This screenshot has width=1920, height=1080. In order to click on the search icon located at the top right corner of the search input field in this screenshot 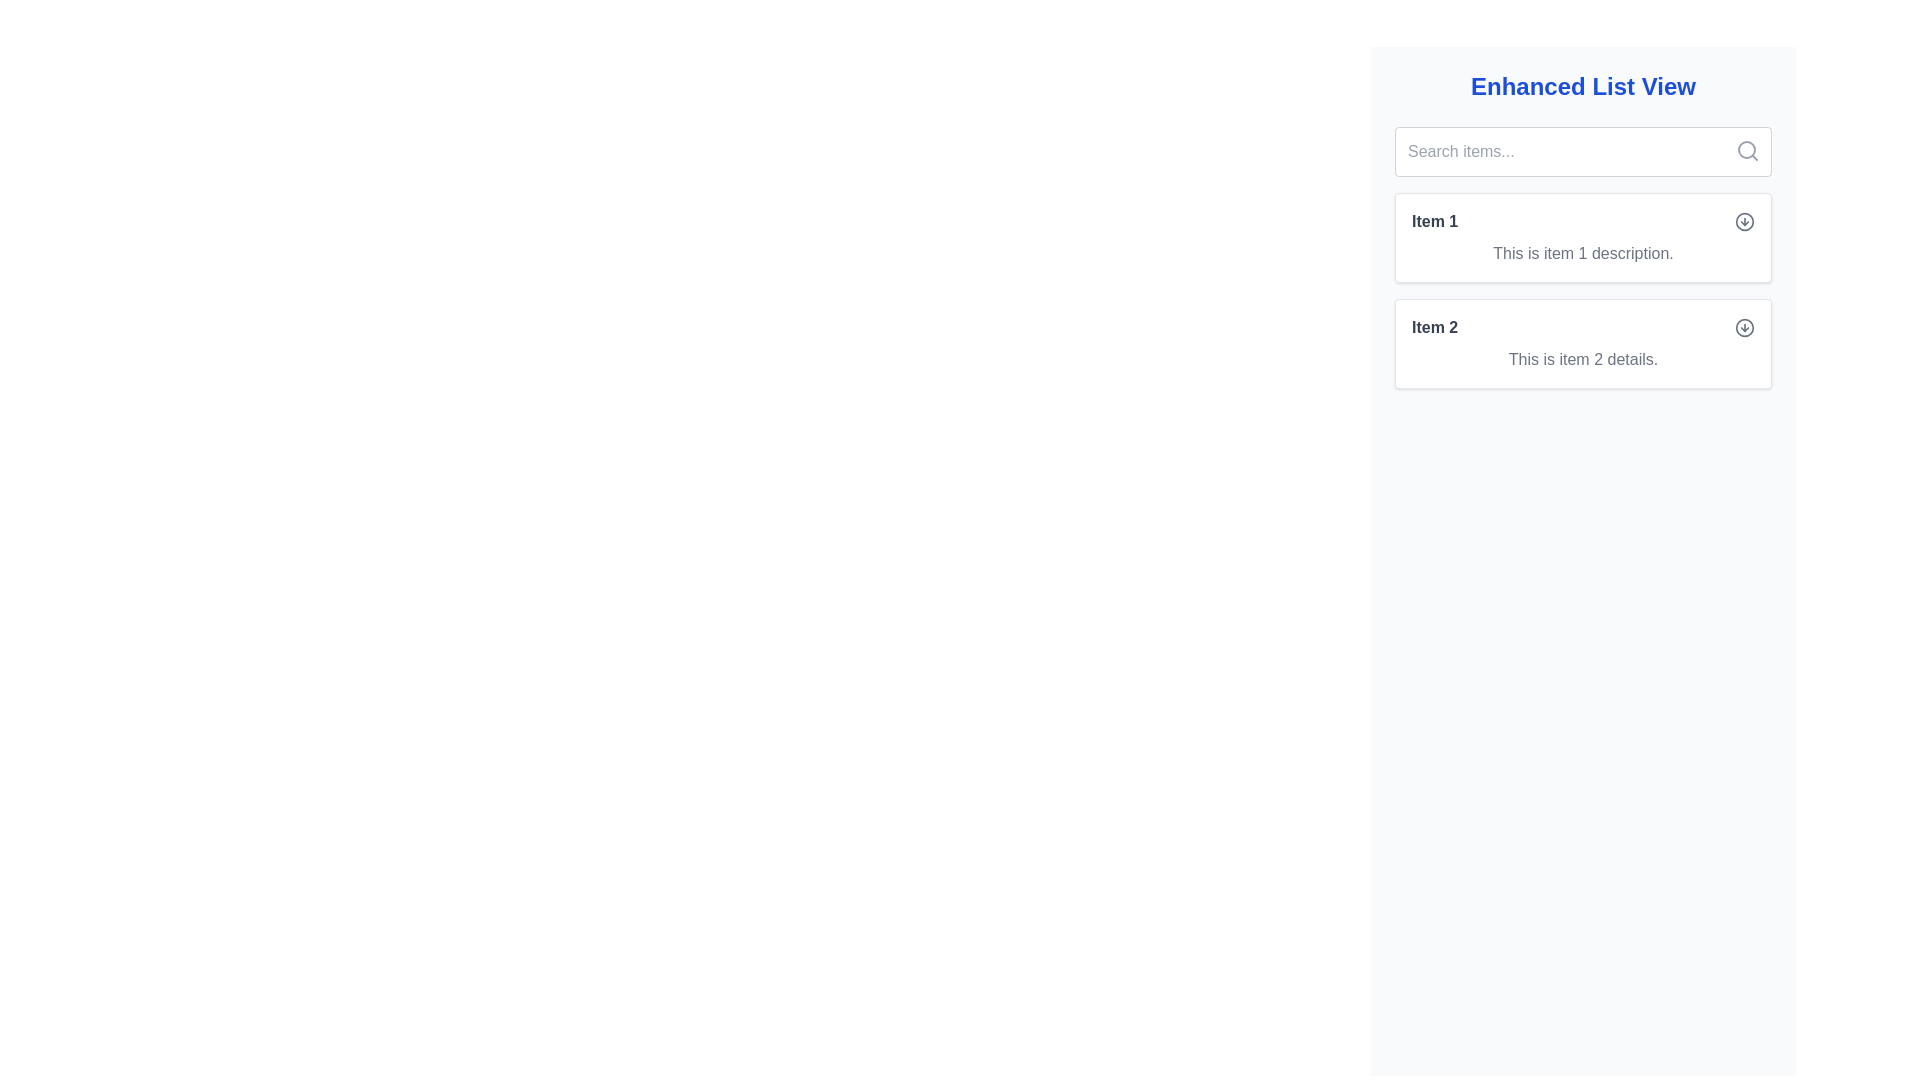, I will do `click(1746, 149)`.